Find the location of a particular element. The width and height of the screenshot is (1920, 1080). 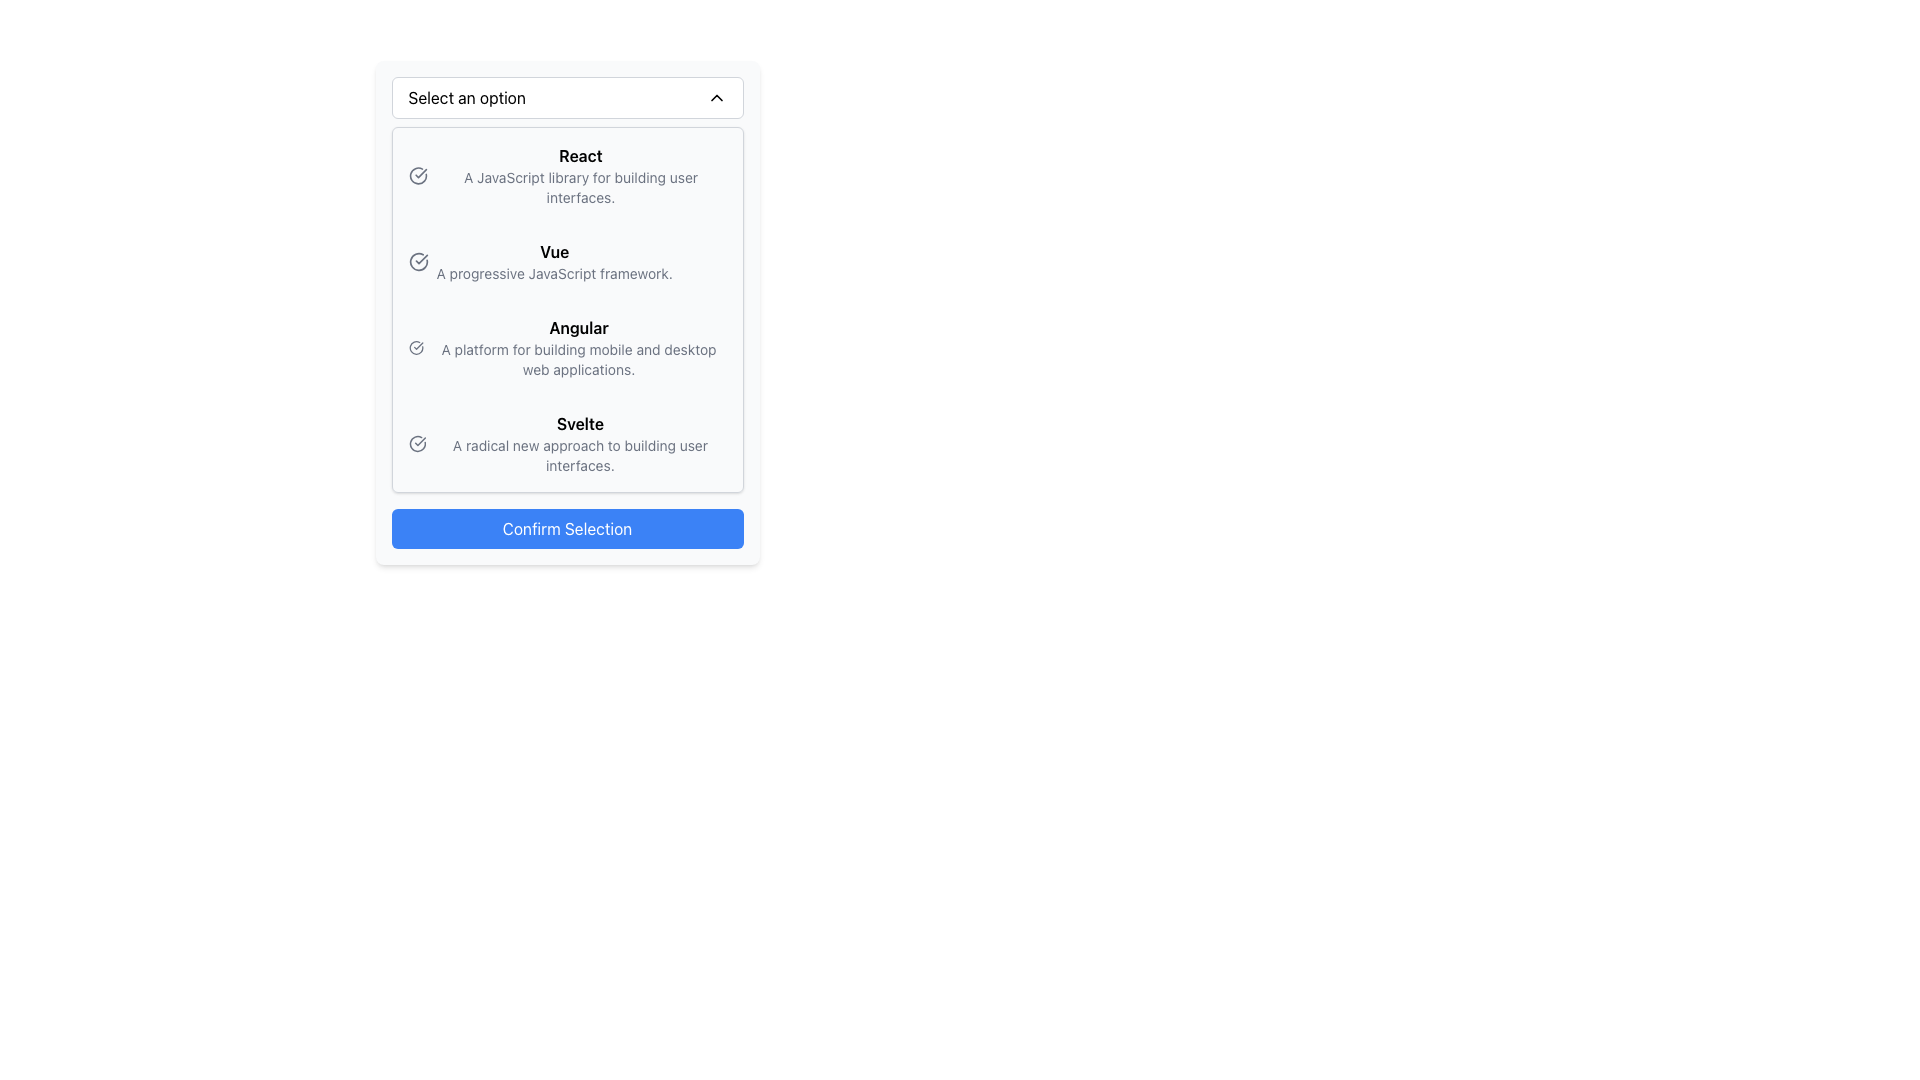

the list item displaying 'Angular' is located at coordinates (566, 346).